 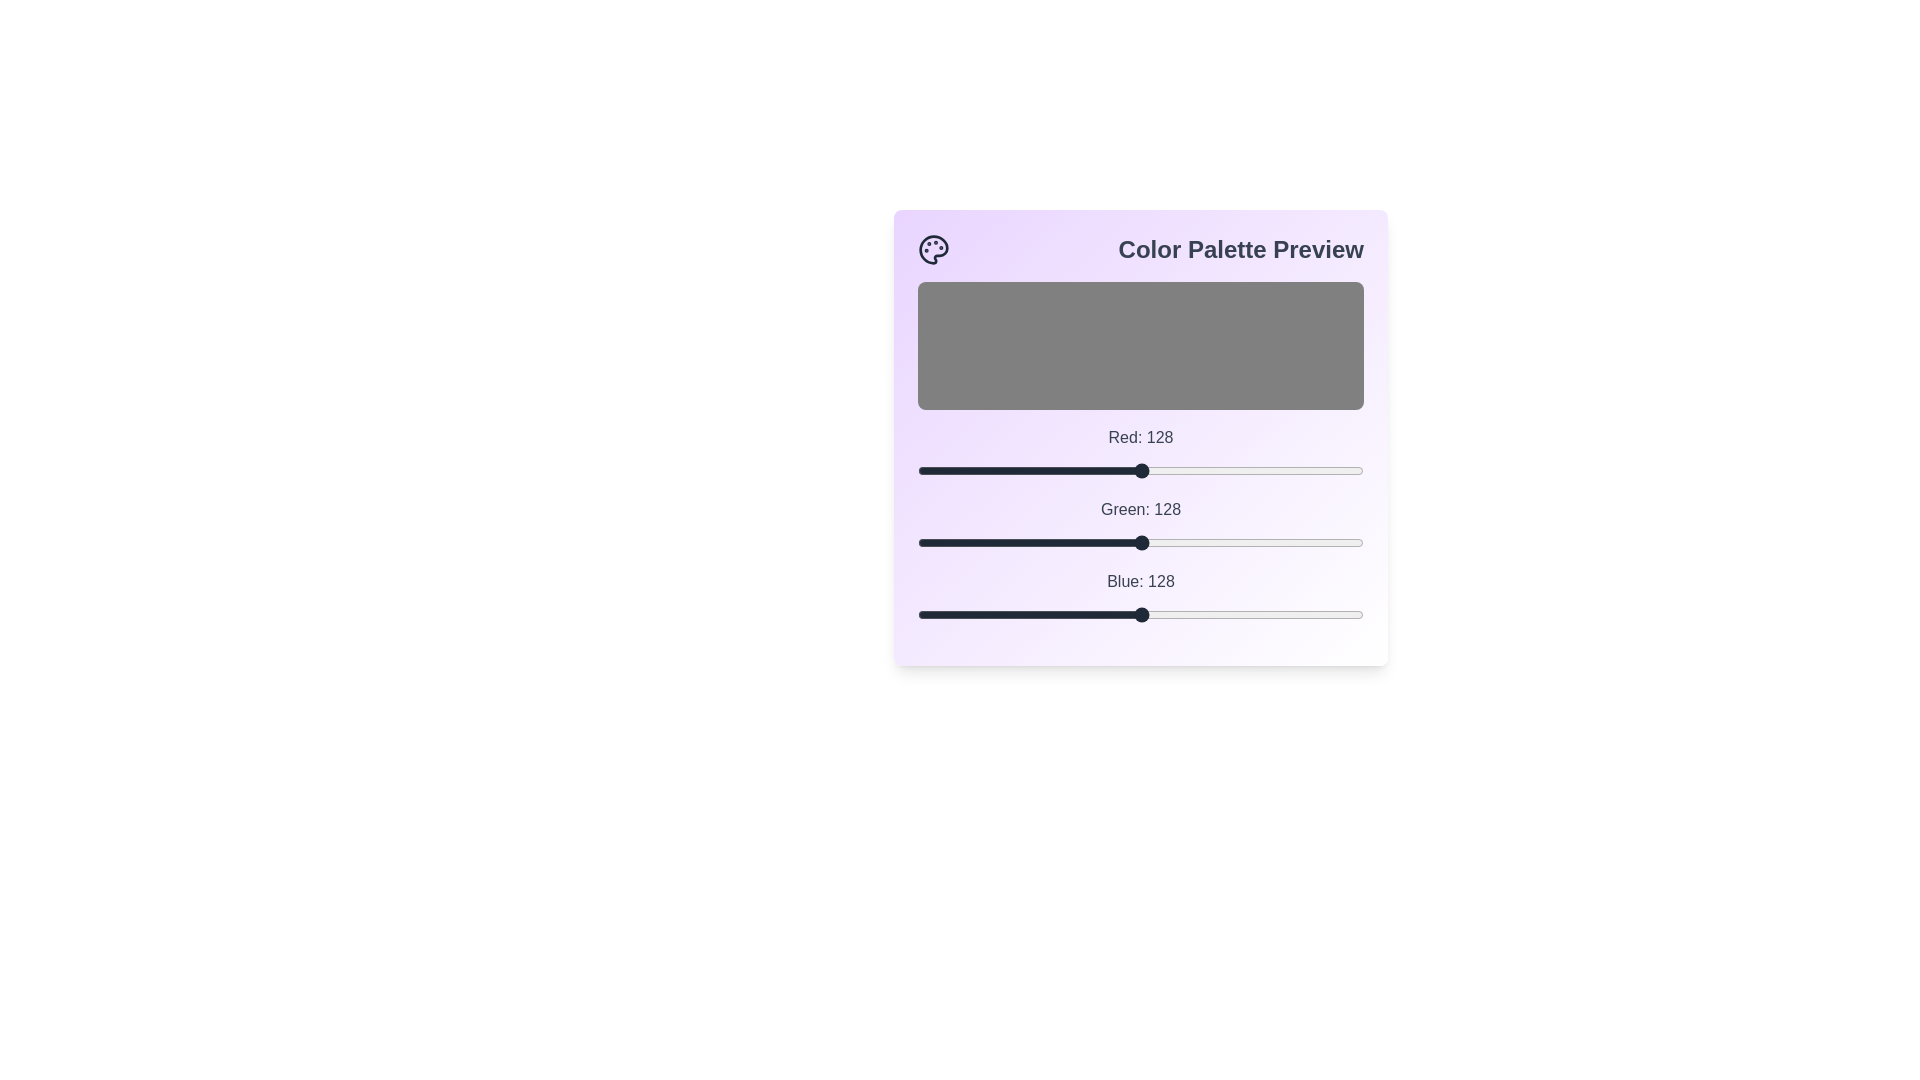 I want to click on the green intensity, so click(x=1017, y=543).